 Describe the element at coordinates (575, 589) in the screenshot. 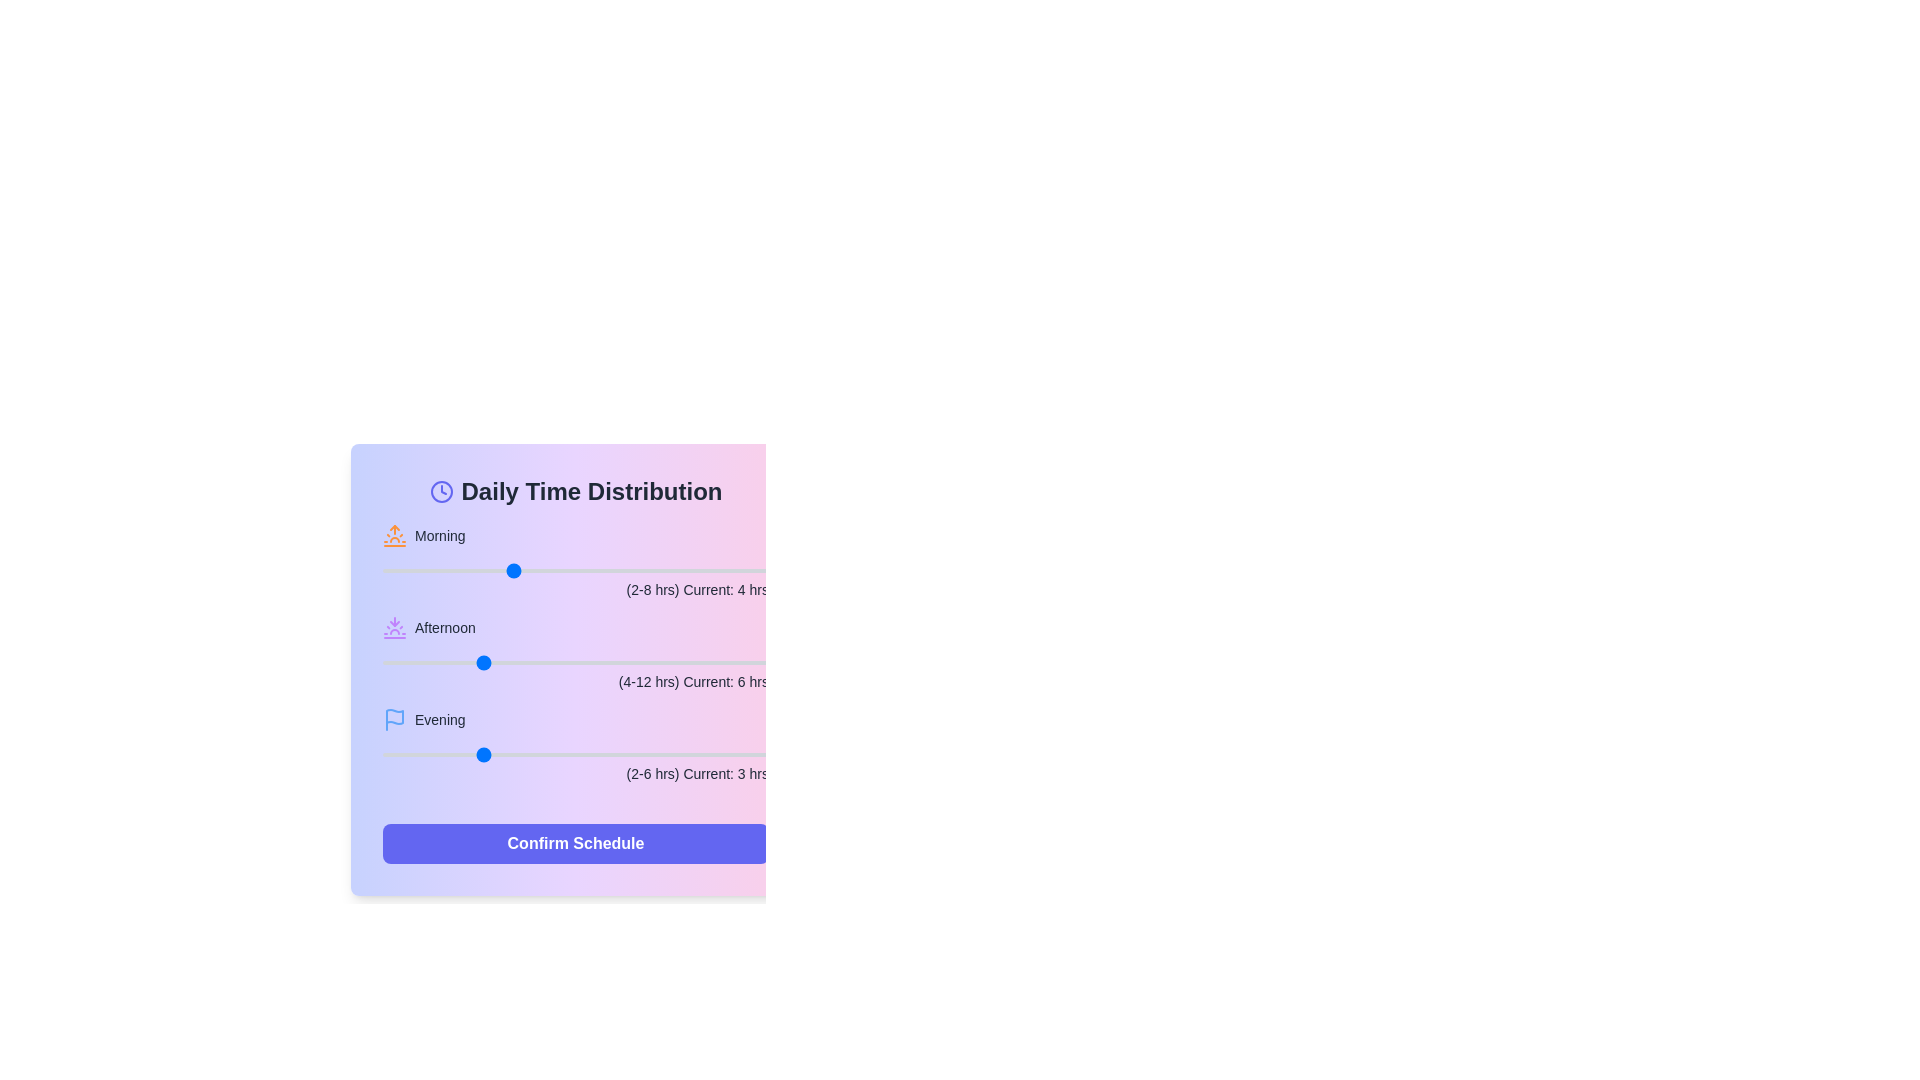

I see `the static text label indicating the time range (2-8 hours) and its current value (4 hours) located in the 'Morning' section, positioned below the slider control` at that location.